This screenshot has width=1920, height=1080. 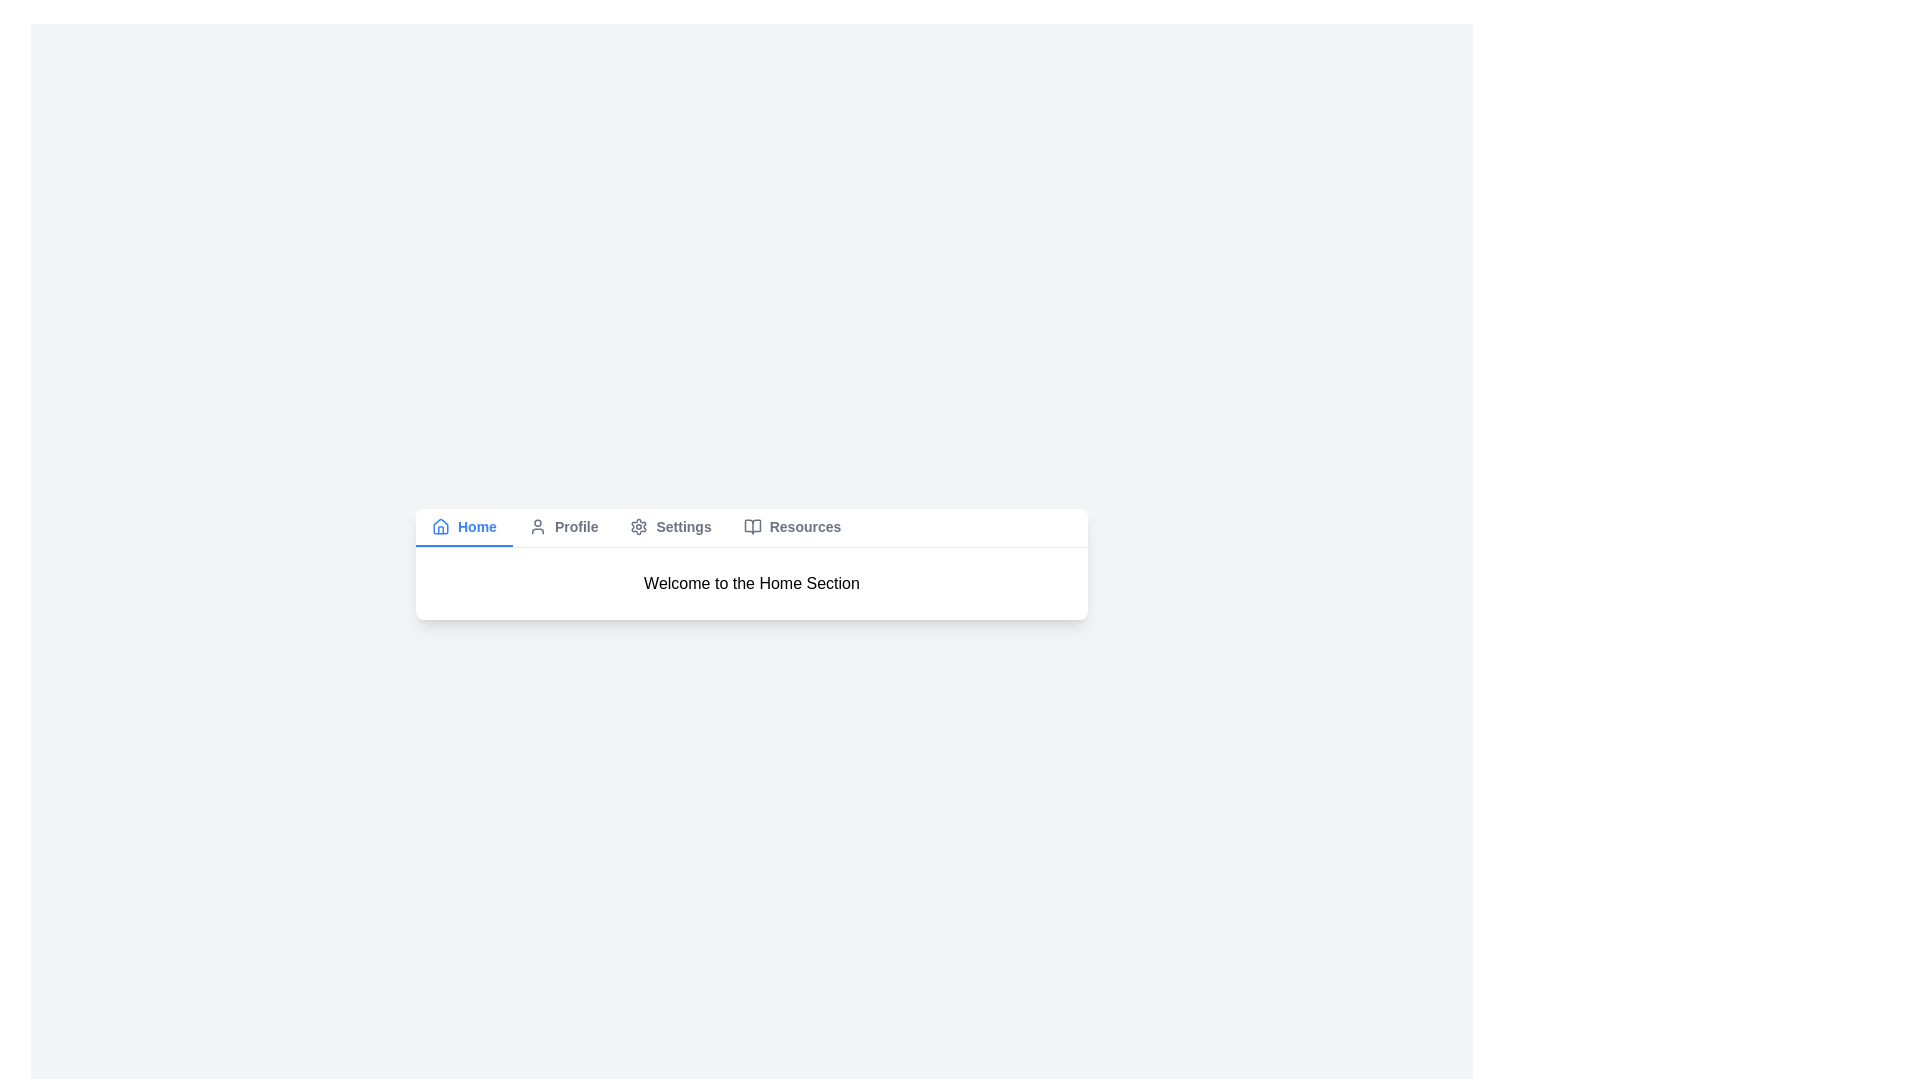 What do you see at coordinates (562, 525) in the screenshot?
I see `text label 'Profile' located in the navigation bar, which is styled in bold gray text and positioned next to a user profile icon` at bounding box center [562, 525].